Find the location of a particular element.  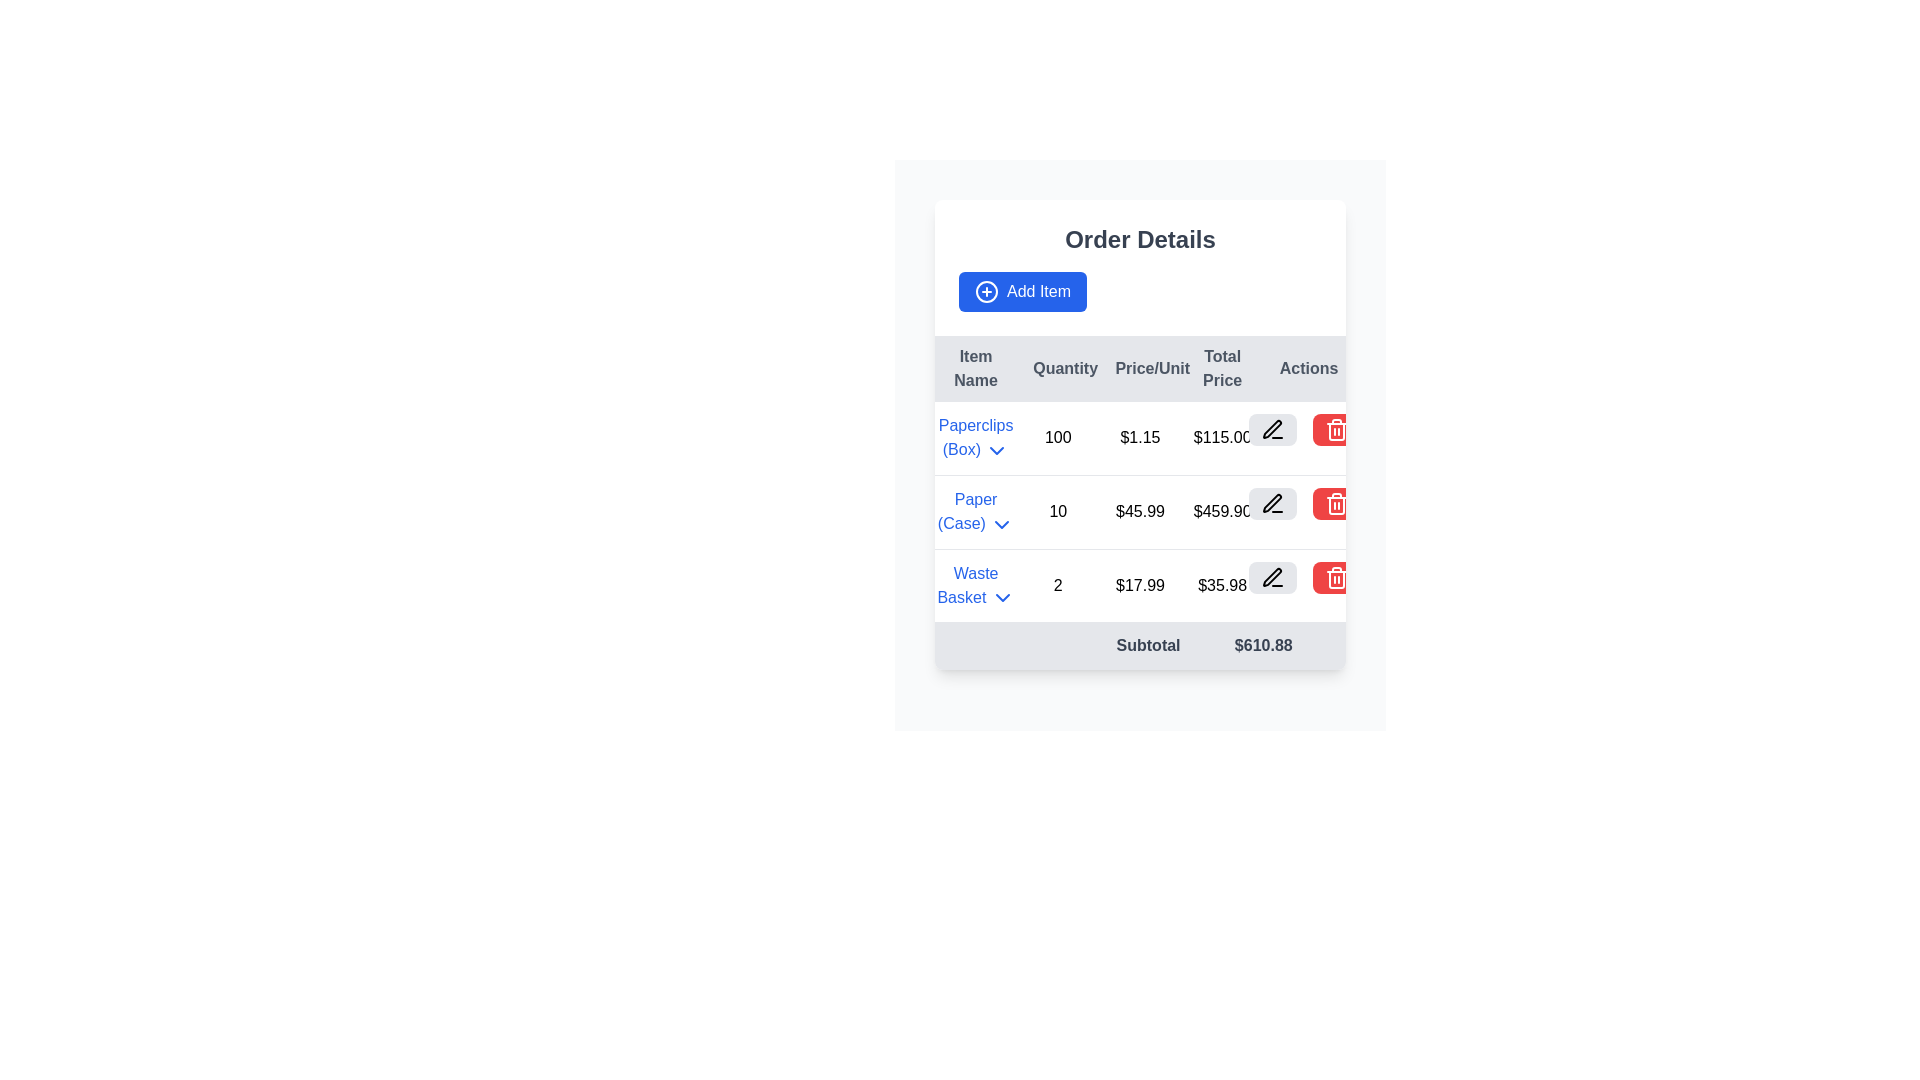

the second row of the table that presents detailed information for the item 'Paper (Case)' is located at coordinates (1140, 511).